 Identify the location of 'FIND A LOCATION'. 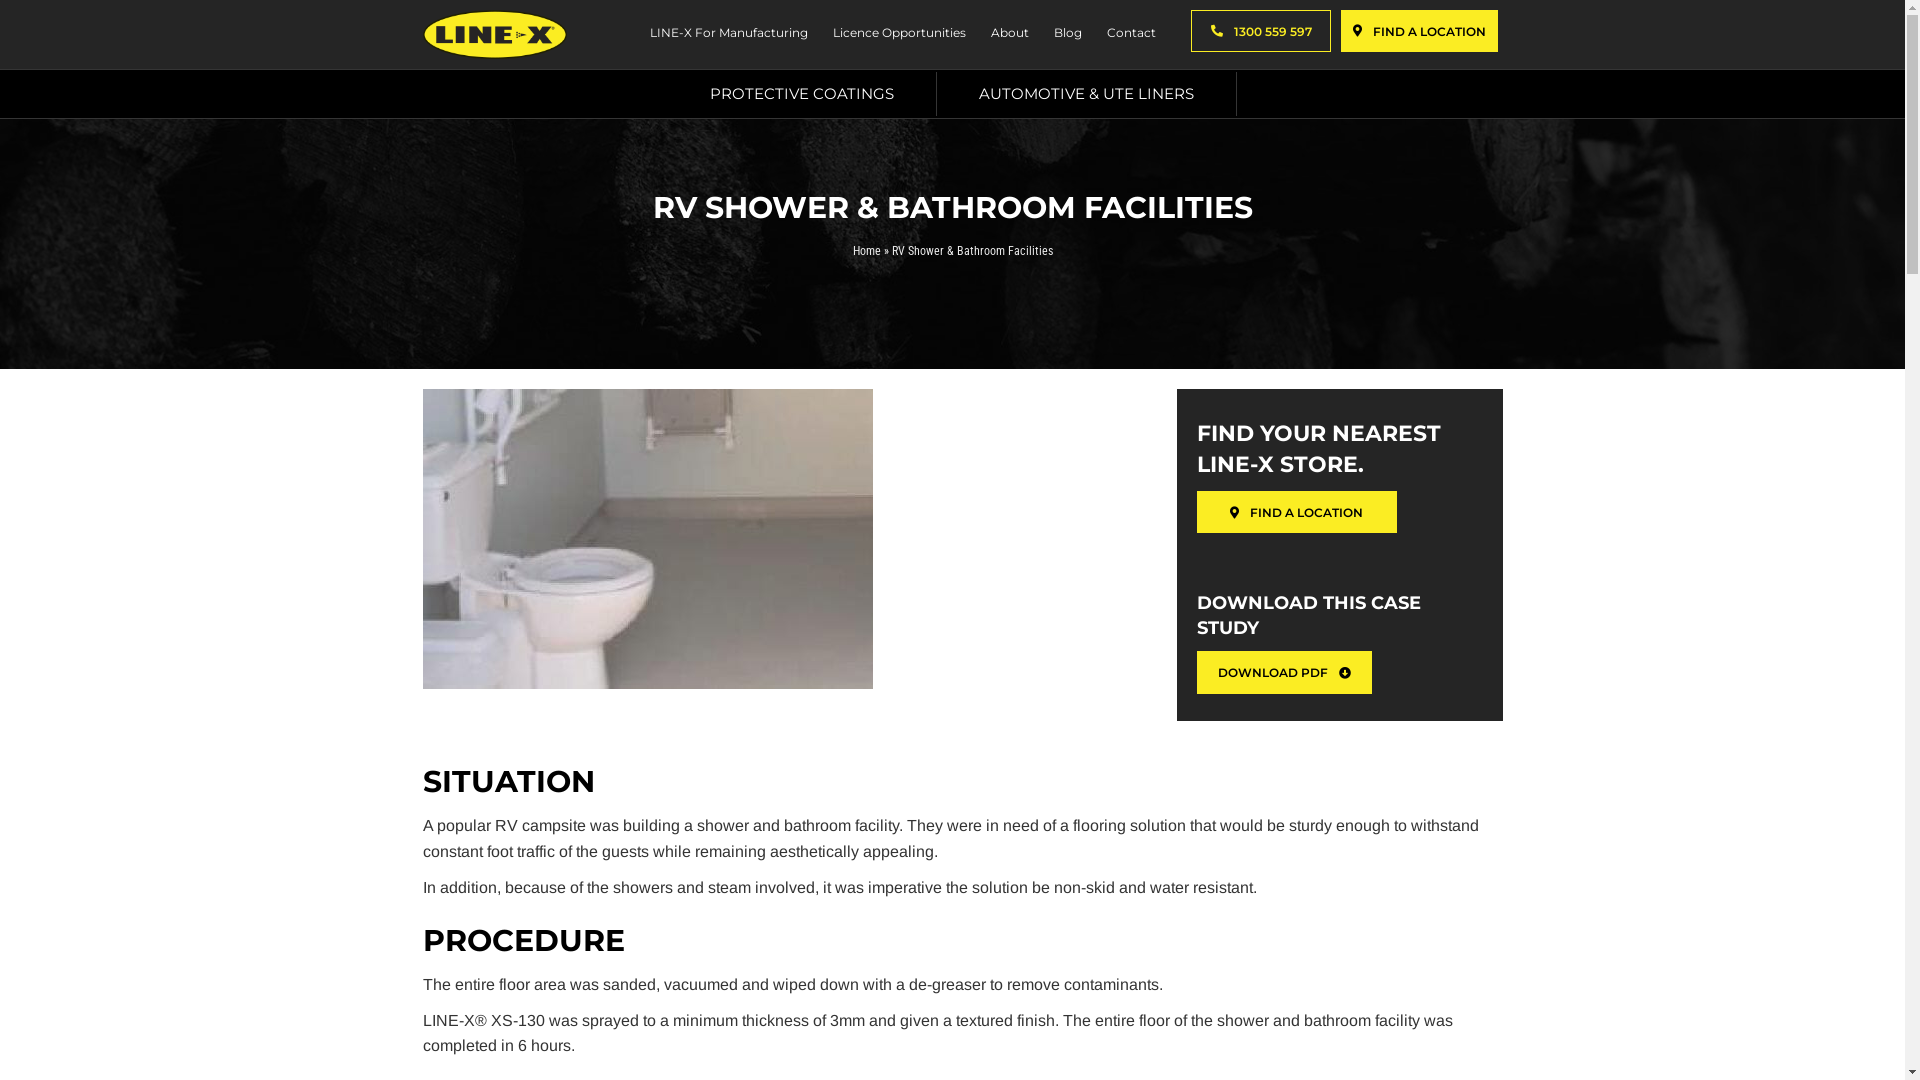
(1296, 511).